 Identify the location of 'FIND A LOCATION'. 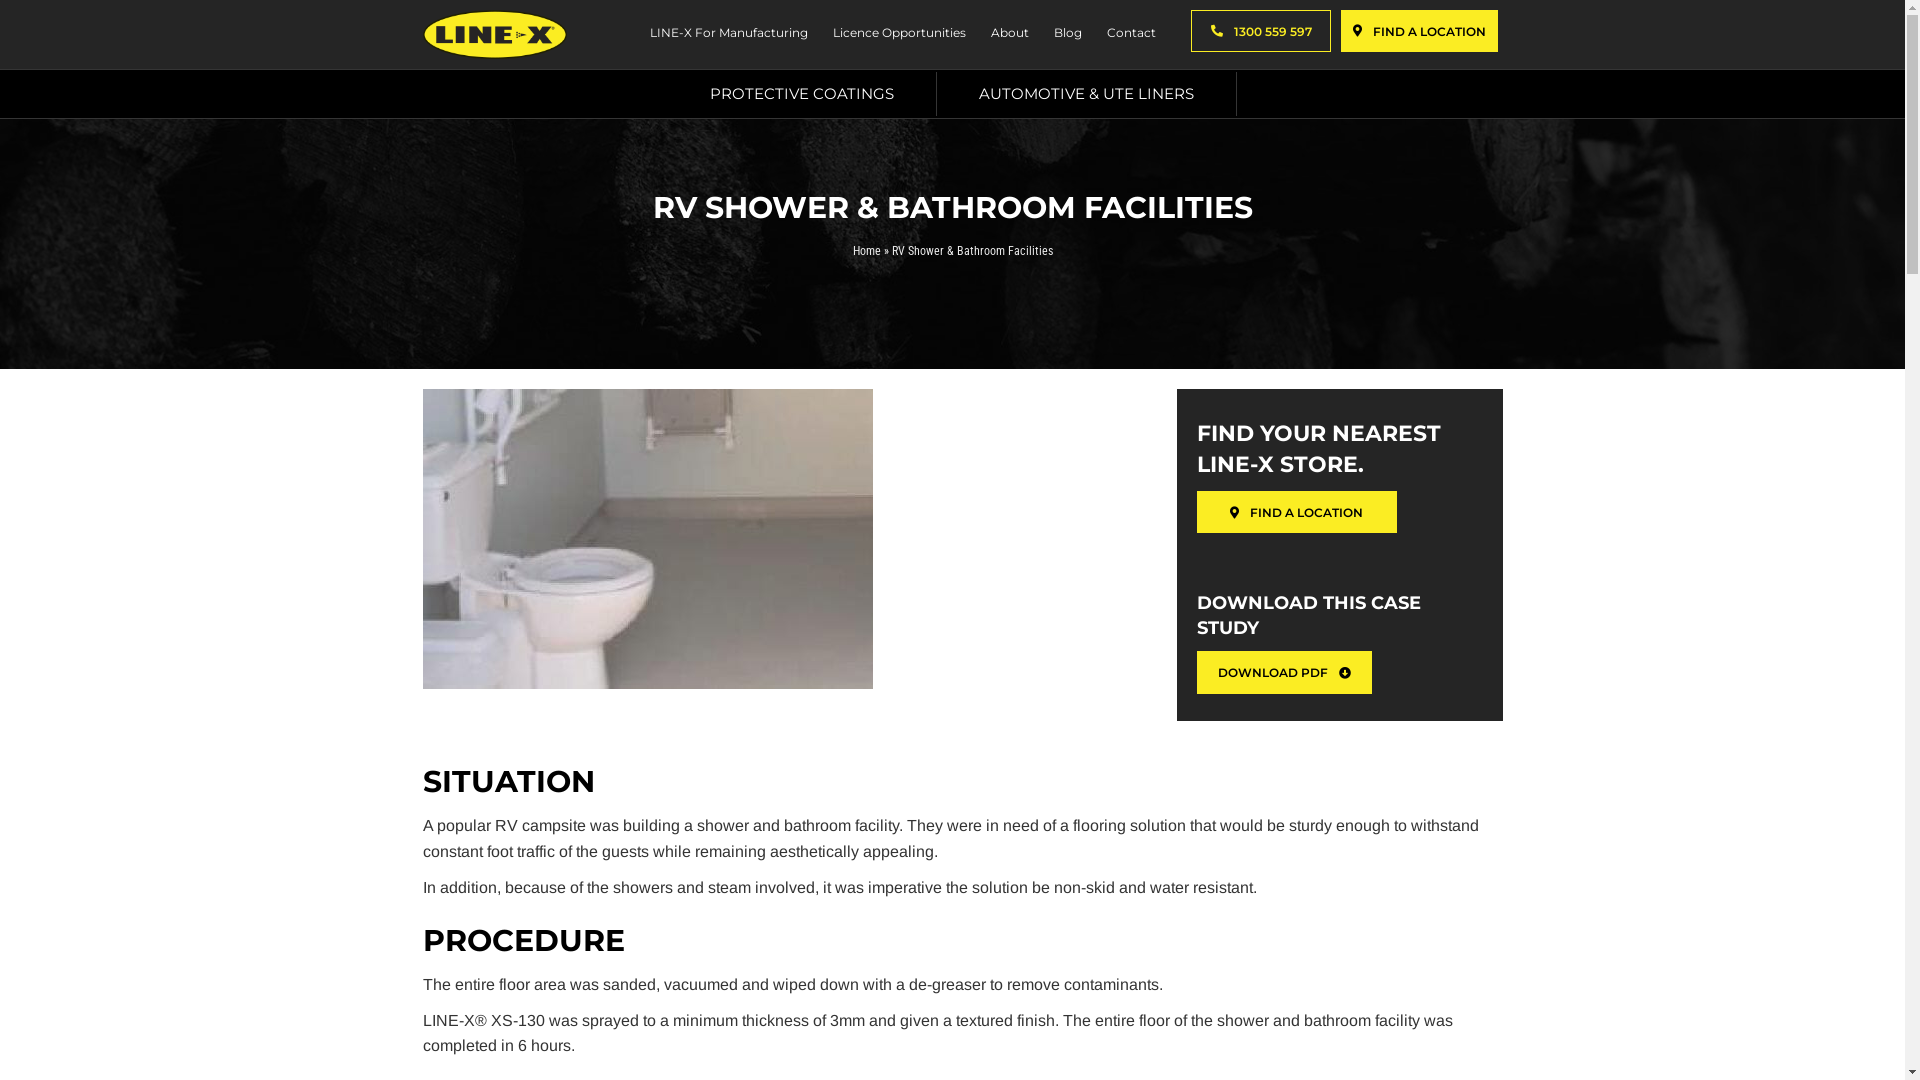
(1296, 511).